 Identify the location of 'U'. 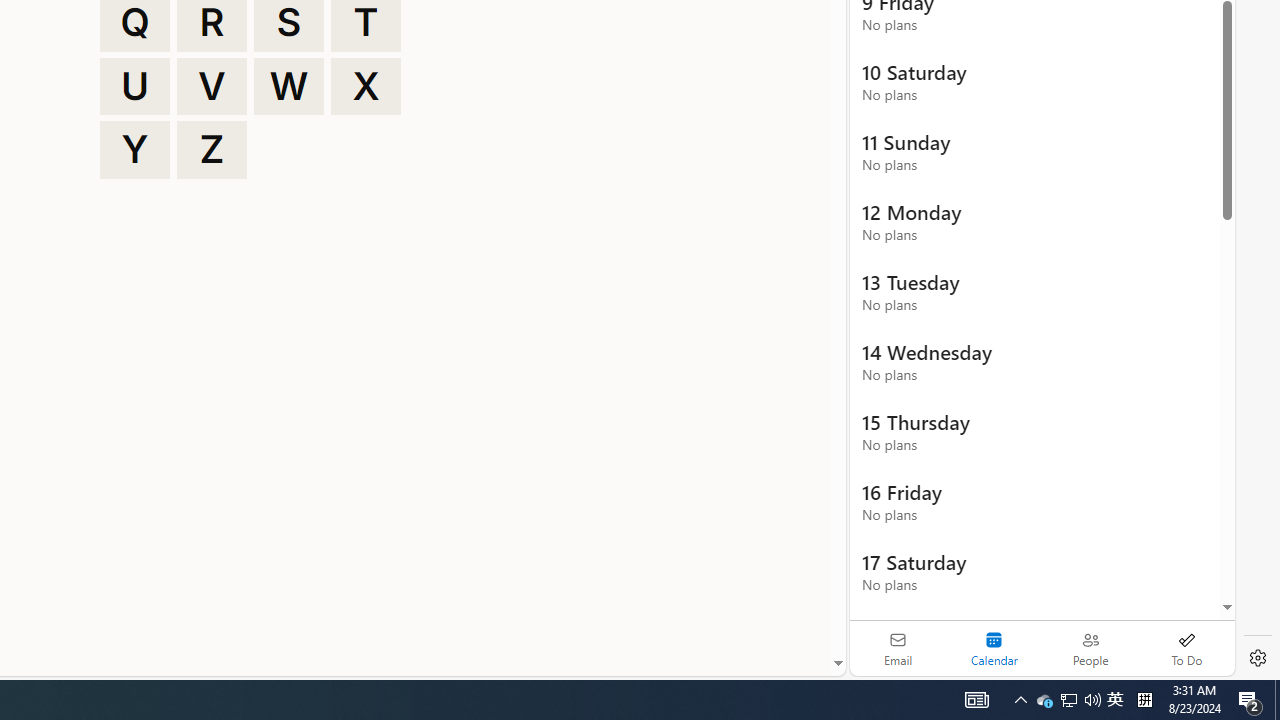
(134, 85).